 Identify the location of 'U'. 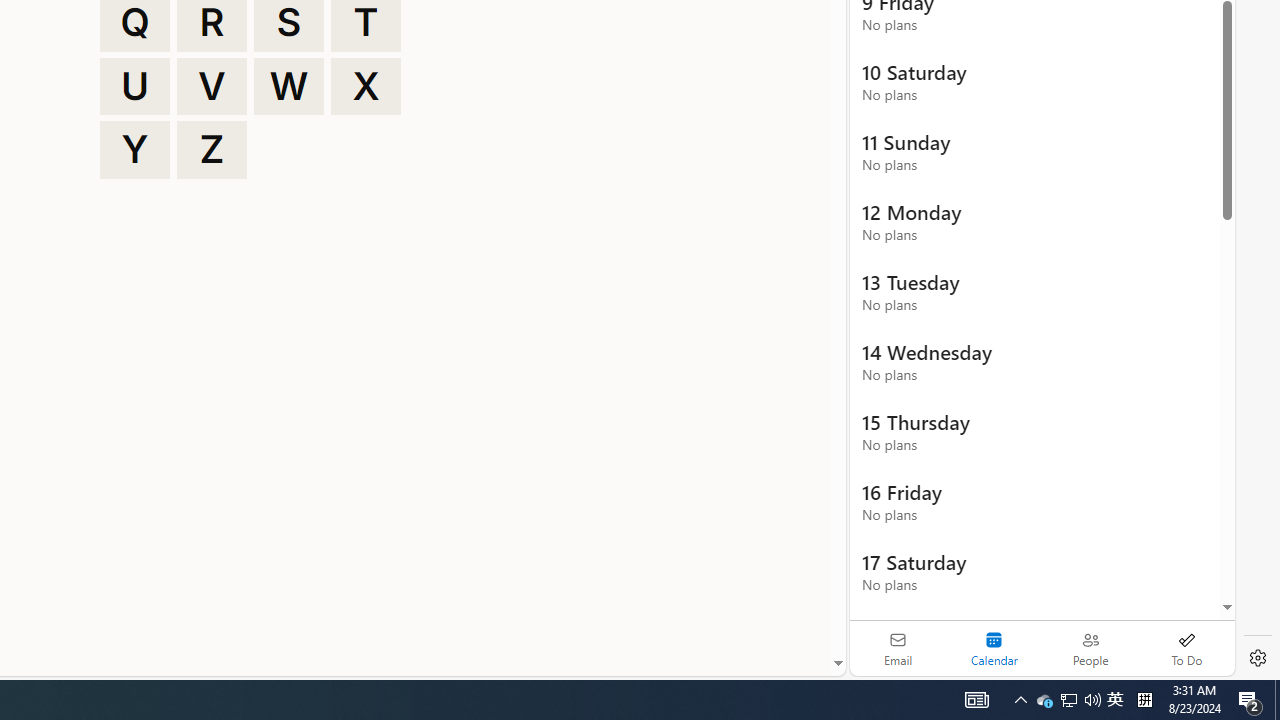
(134, 85).